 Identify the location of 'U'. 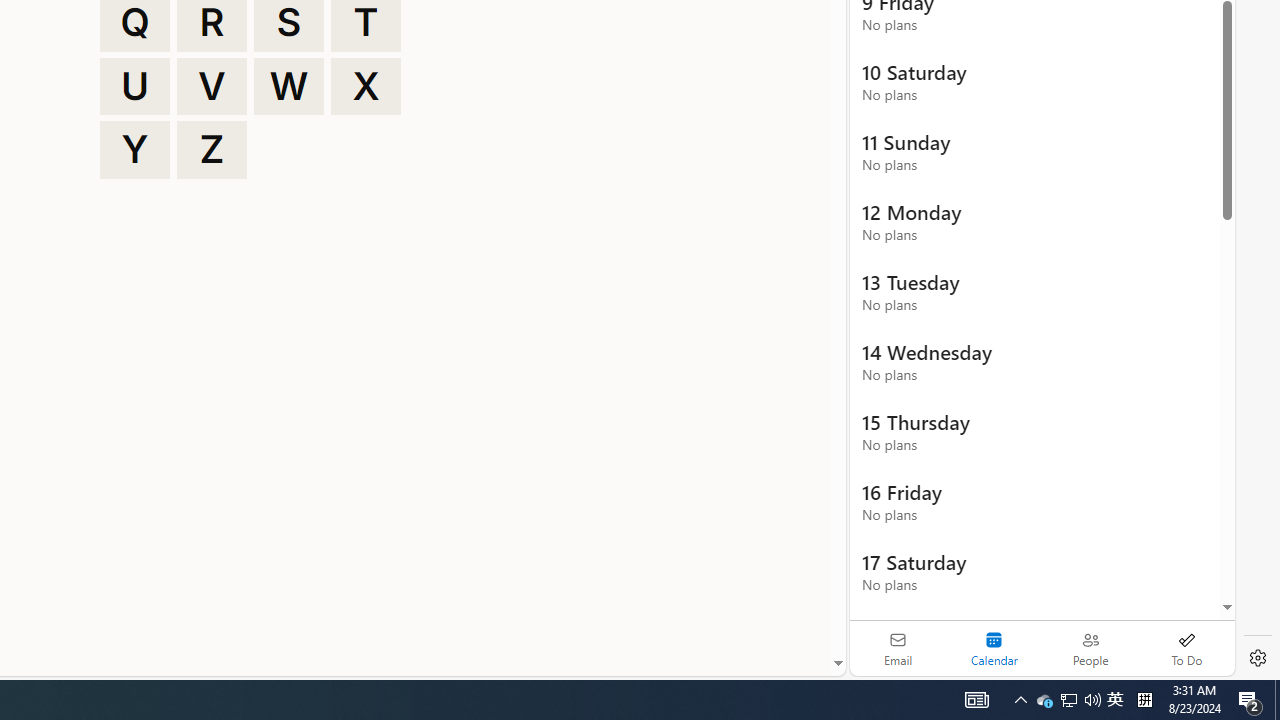
(134, 85).